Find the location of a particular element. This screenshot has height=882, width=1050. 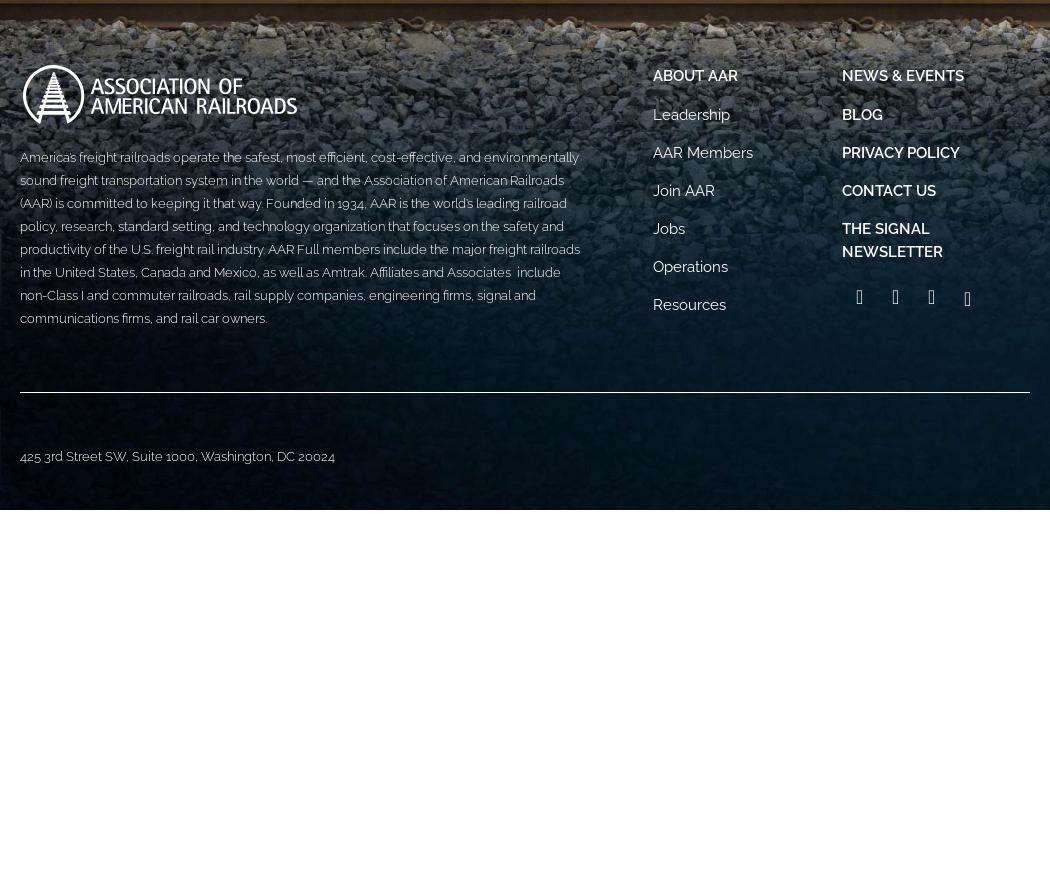

'News & Events' is located at coordinates (901, 76).